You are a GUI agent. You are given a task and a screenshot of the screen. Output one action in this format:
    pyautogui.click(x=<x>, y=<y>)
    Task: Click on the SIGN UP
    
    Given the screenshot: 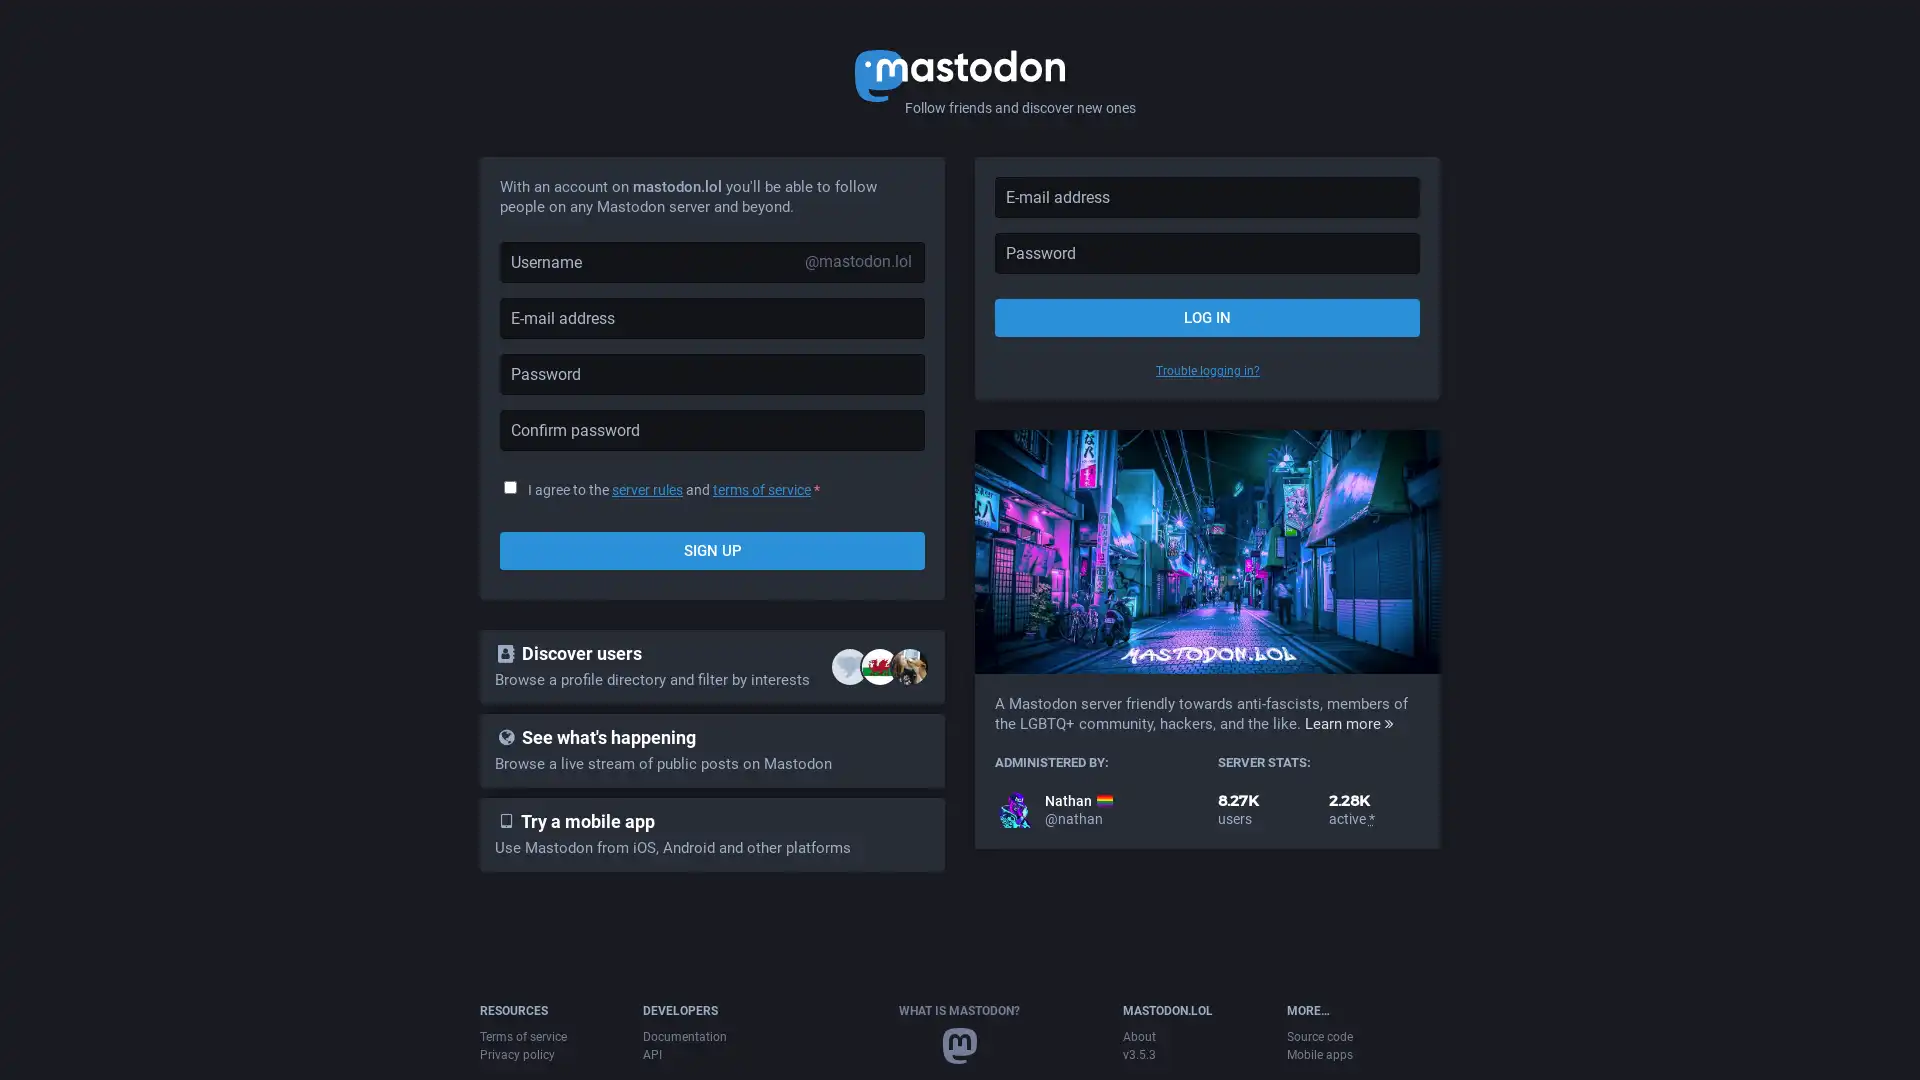 What is the action you would take?
    pyautogui.click(x=712, y=551)
    